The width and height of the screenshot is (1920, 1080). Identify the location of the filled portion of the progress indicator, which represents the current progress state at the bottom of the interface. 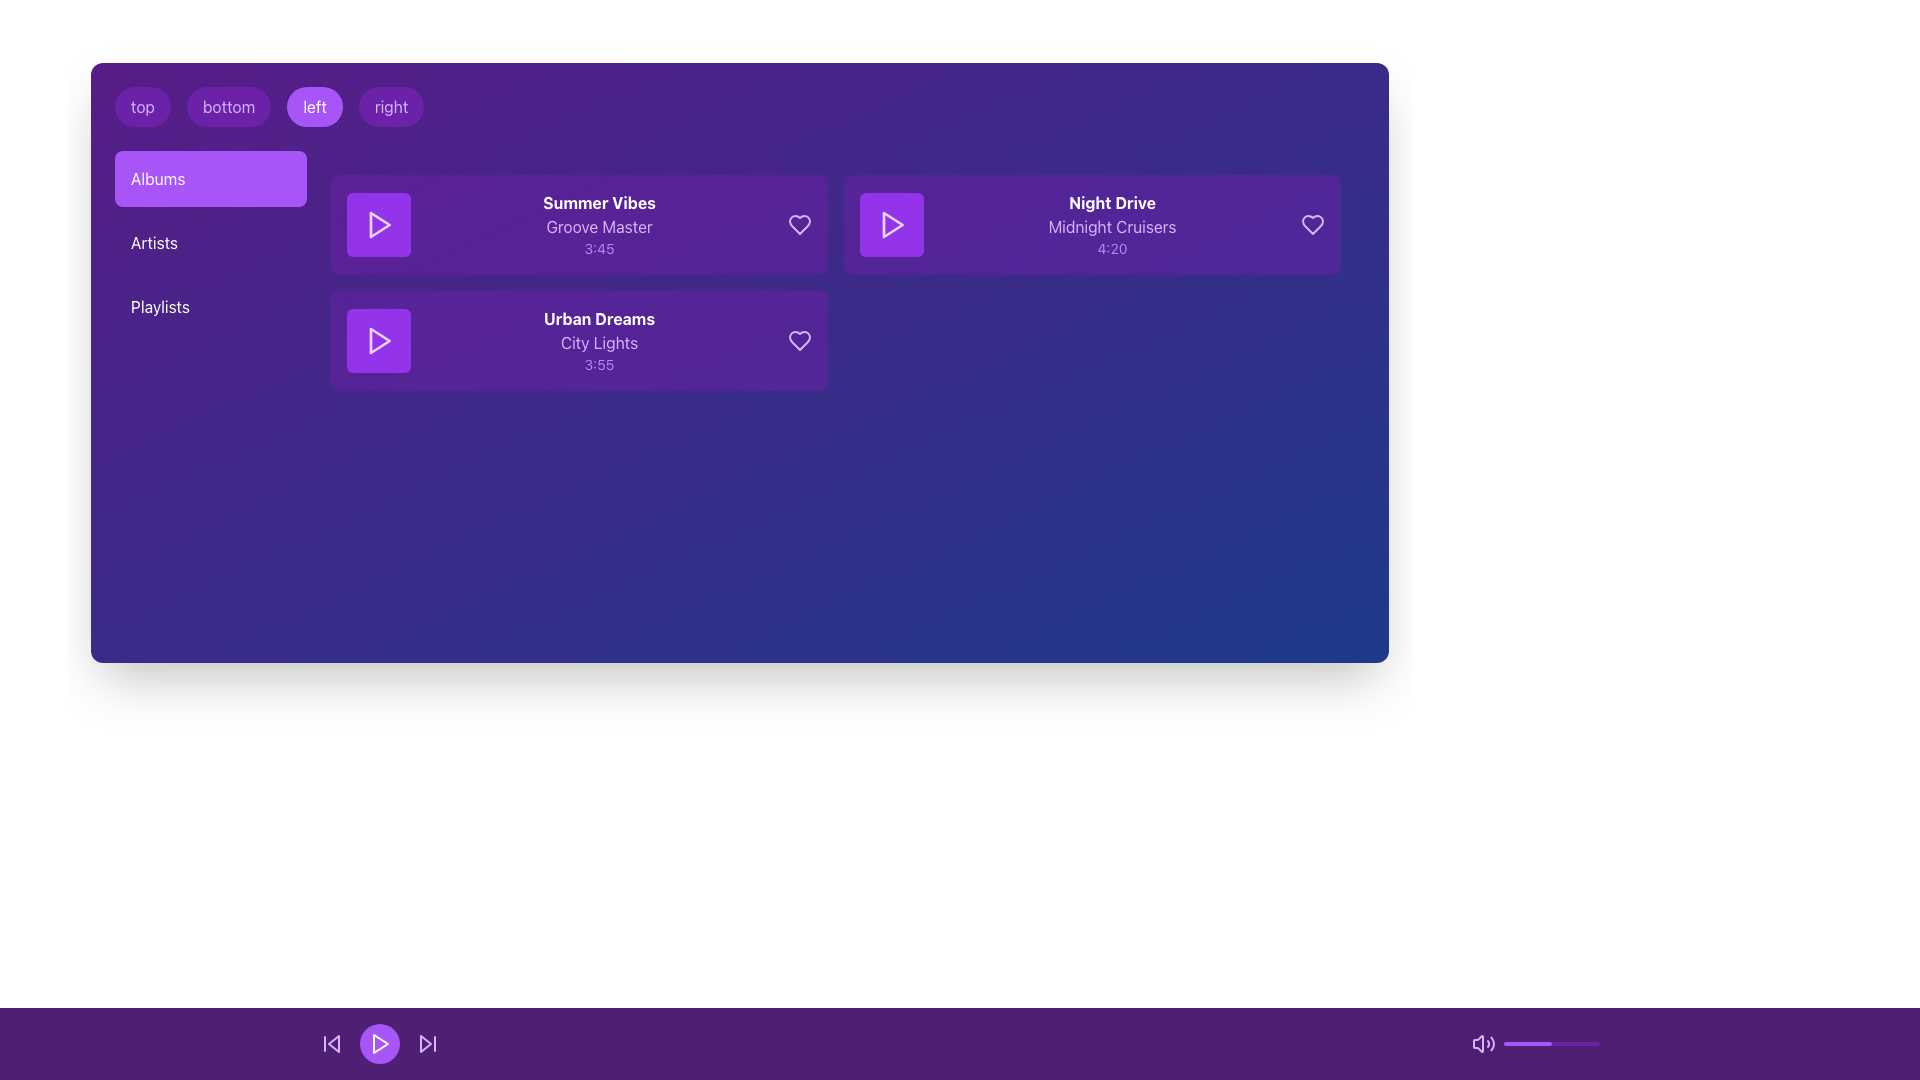
(1526, 1043).